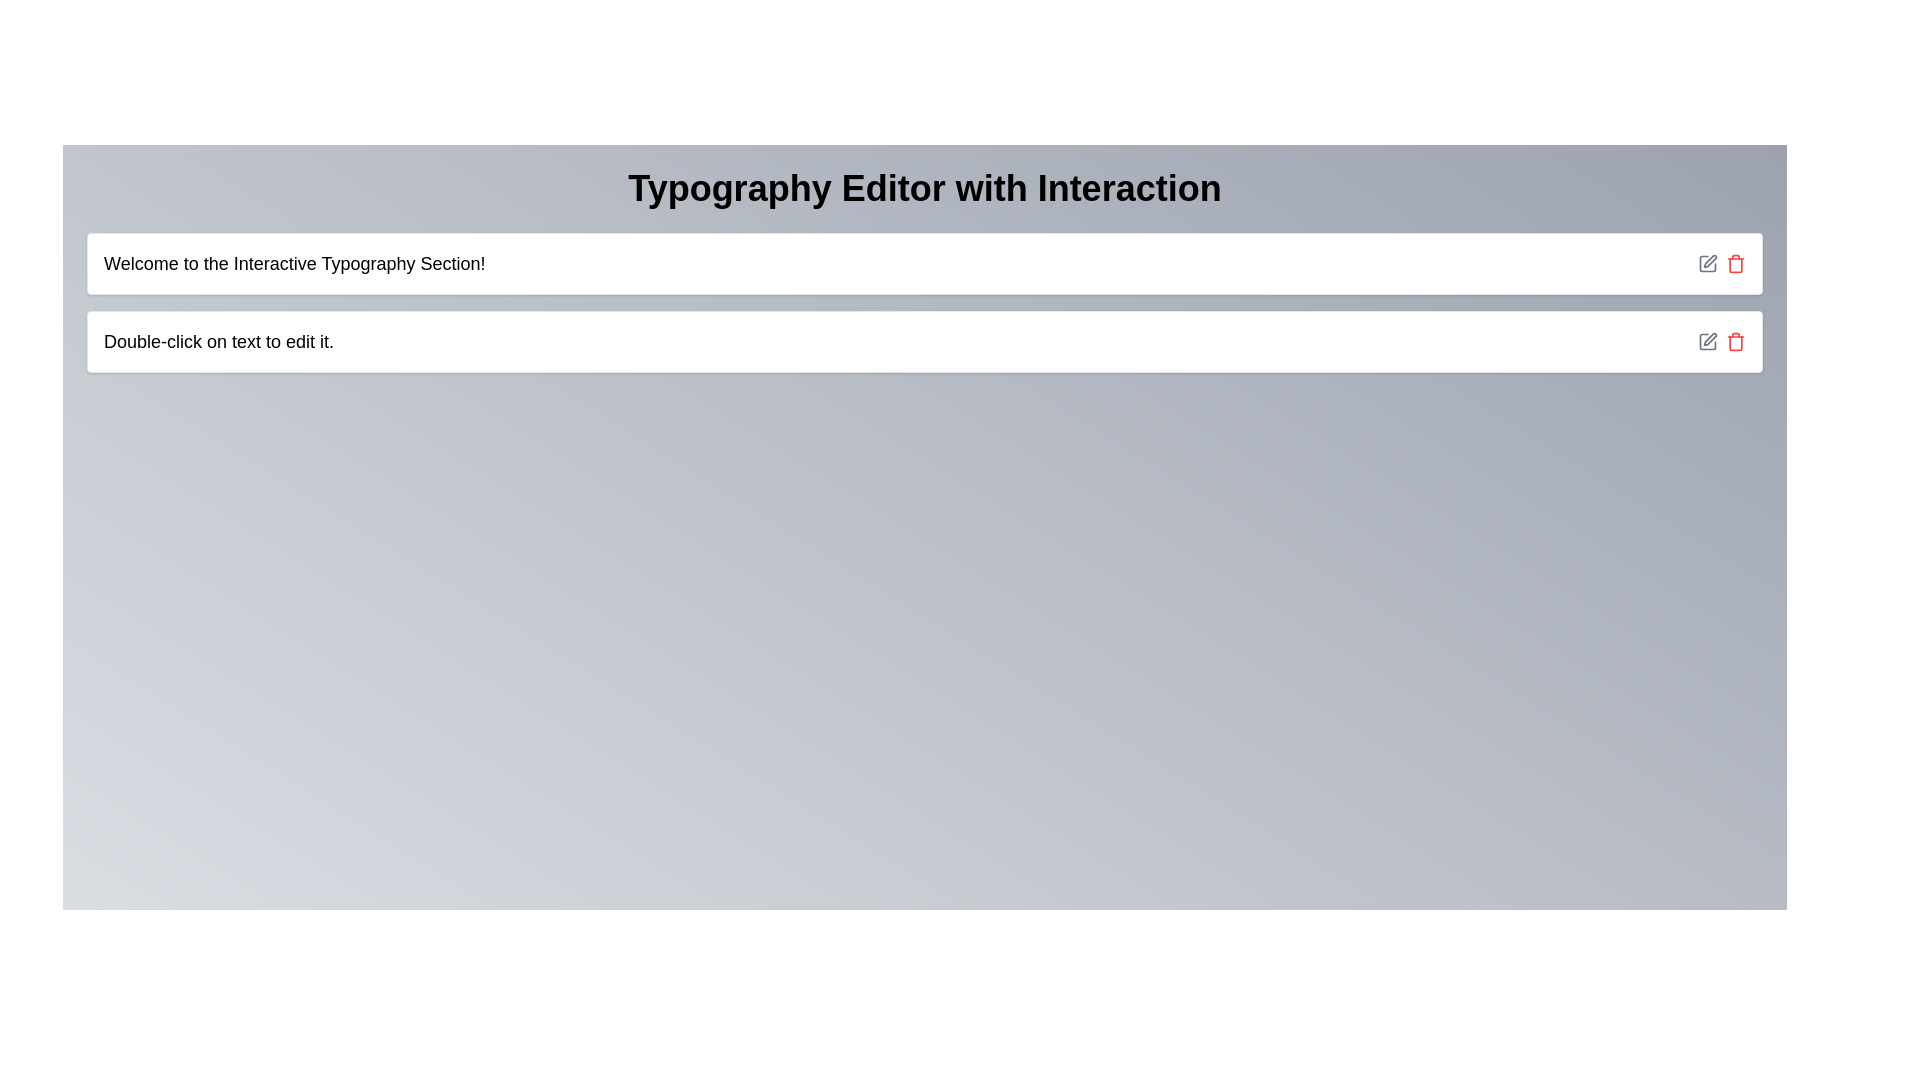 Image resolution: width=1920 pixels, height=1080 pixels. I want to click on the icon button located in the top-right region of the first text box, so click(1709, 260).